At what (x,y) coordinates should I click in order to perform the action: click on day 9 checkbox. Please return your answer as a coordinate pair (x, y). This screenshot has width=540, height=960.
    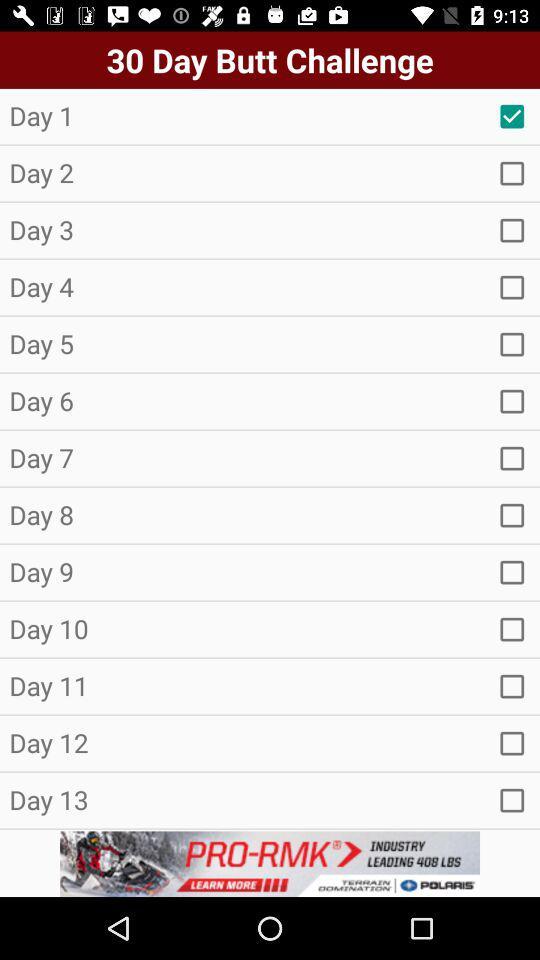
    Looking at the image, I should click on (512, 572).